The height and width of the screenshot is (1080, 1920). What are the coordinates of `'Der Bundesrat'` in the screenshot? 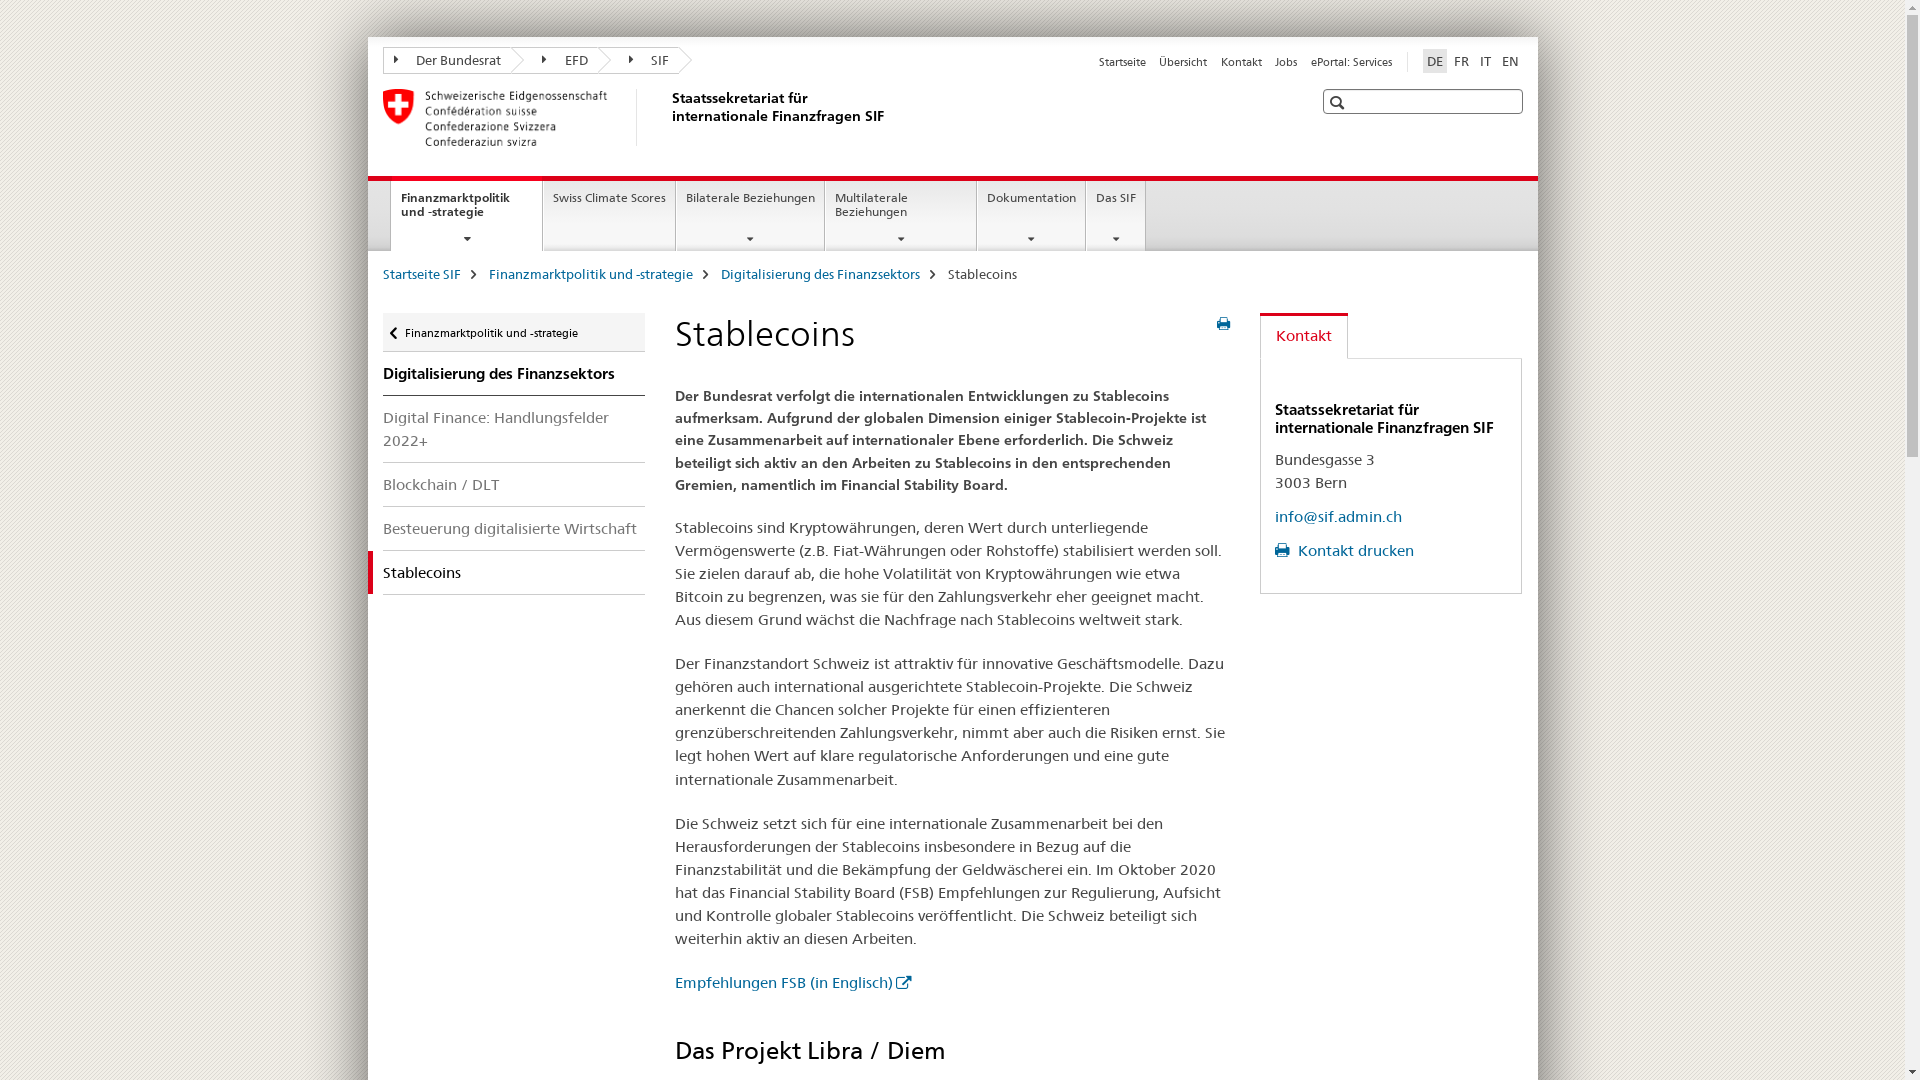 It's located at (445, 59).